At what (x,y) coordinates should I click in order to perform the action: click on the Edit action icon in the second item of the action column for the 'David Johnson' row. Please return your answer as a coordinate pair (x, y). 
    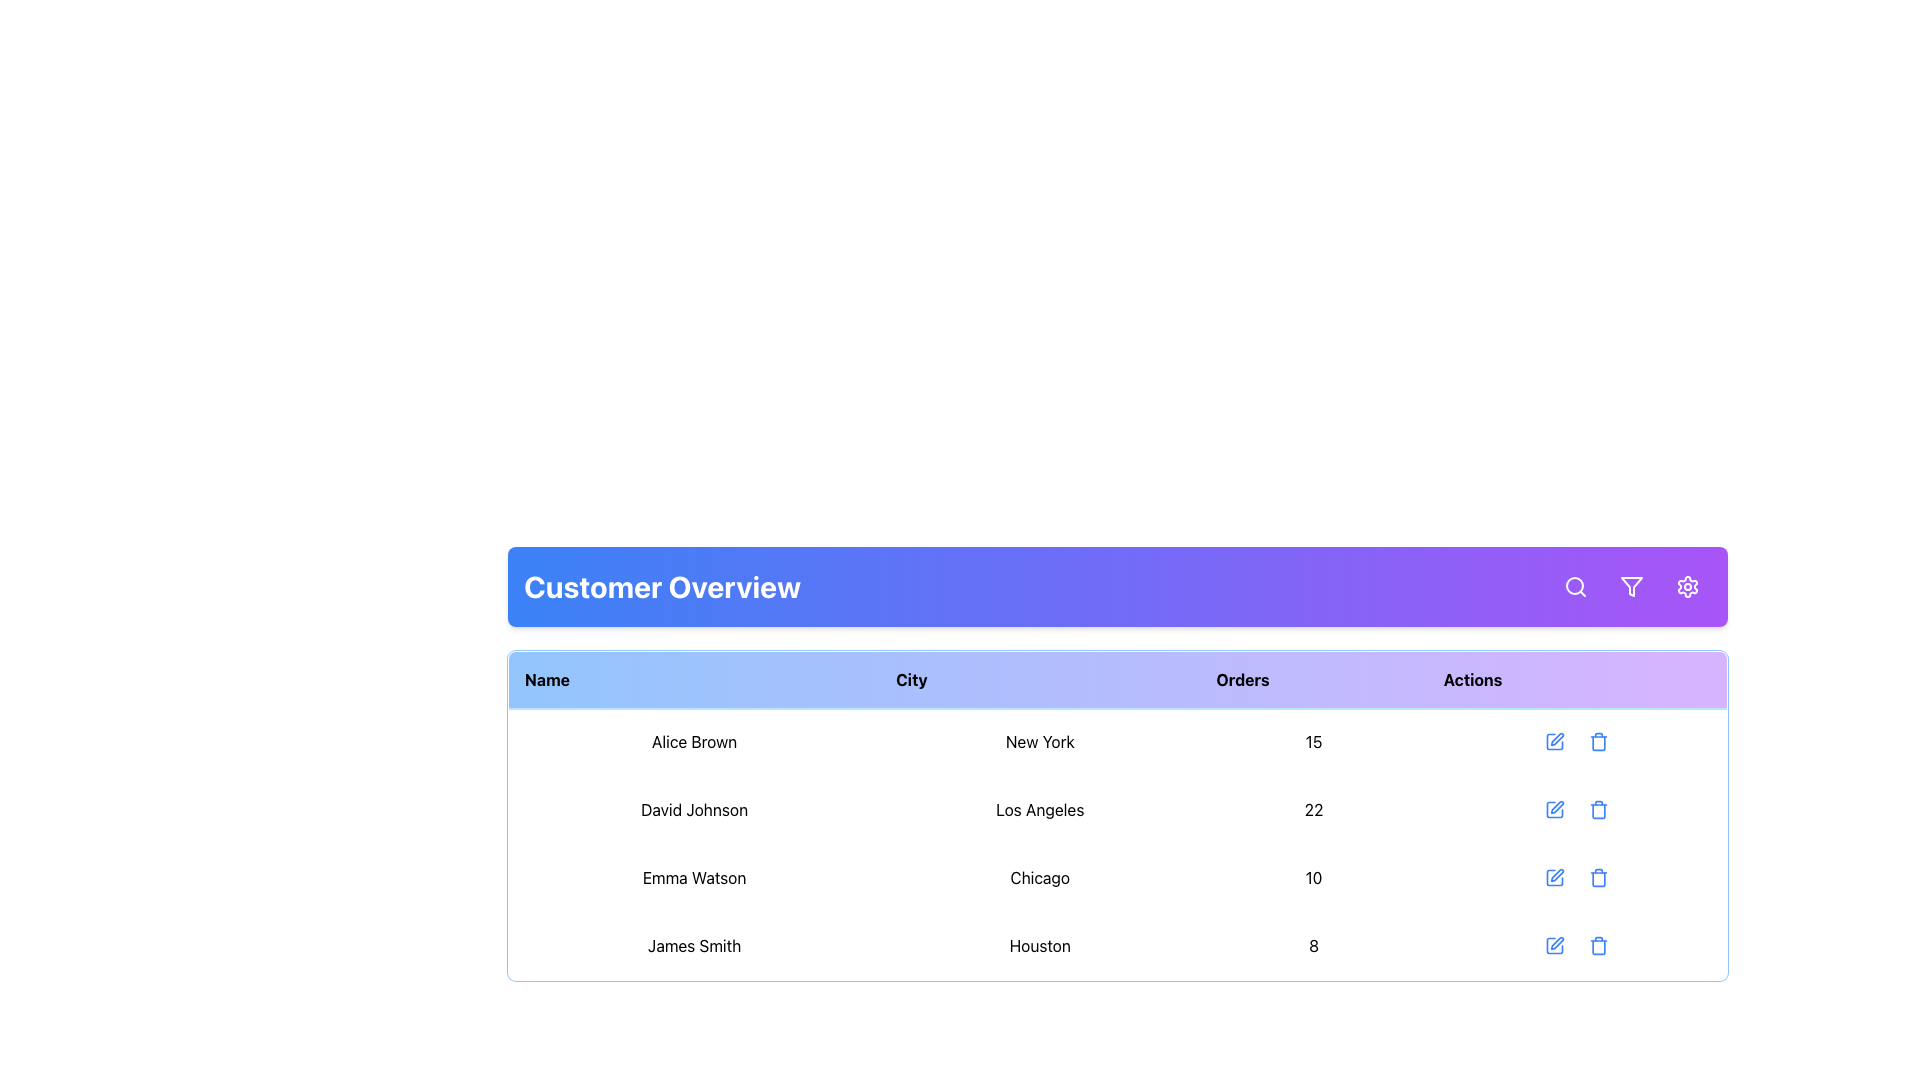
    Looking at the image, I should click on (1554, 810).